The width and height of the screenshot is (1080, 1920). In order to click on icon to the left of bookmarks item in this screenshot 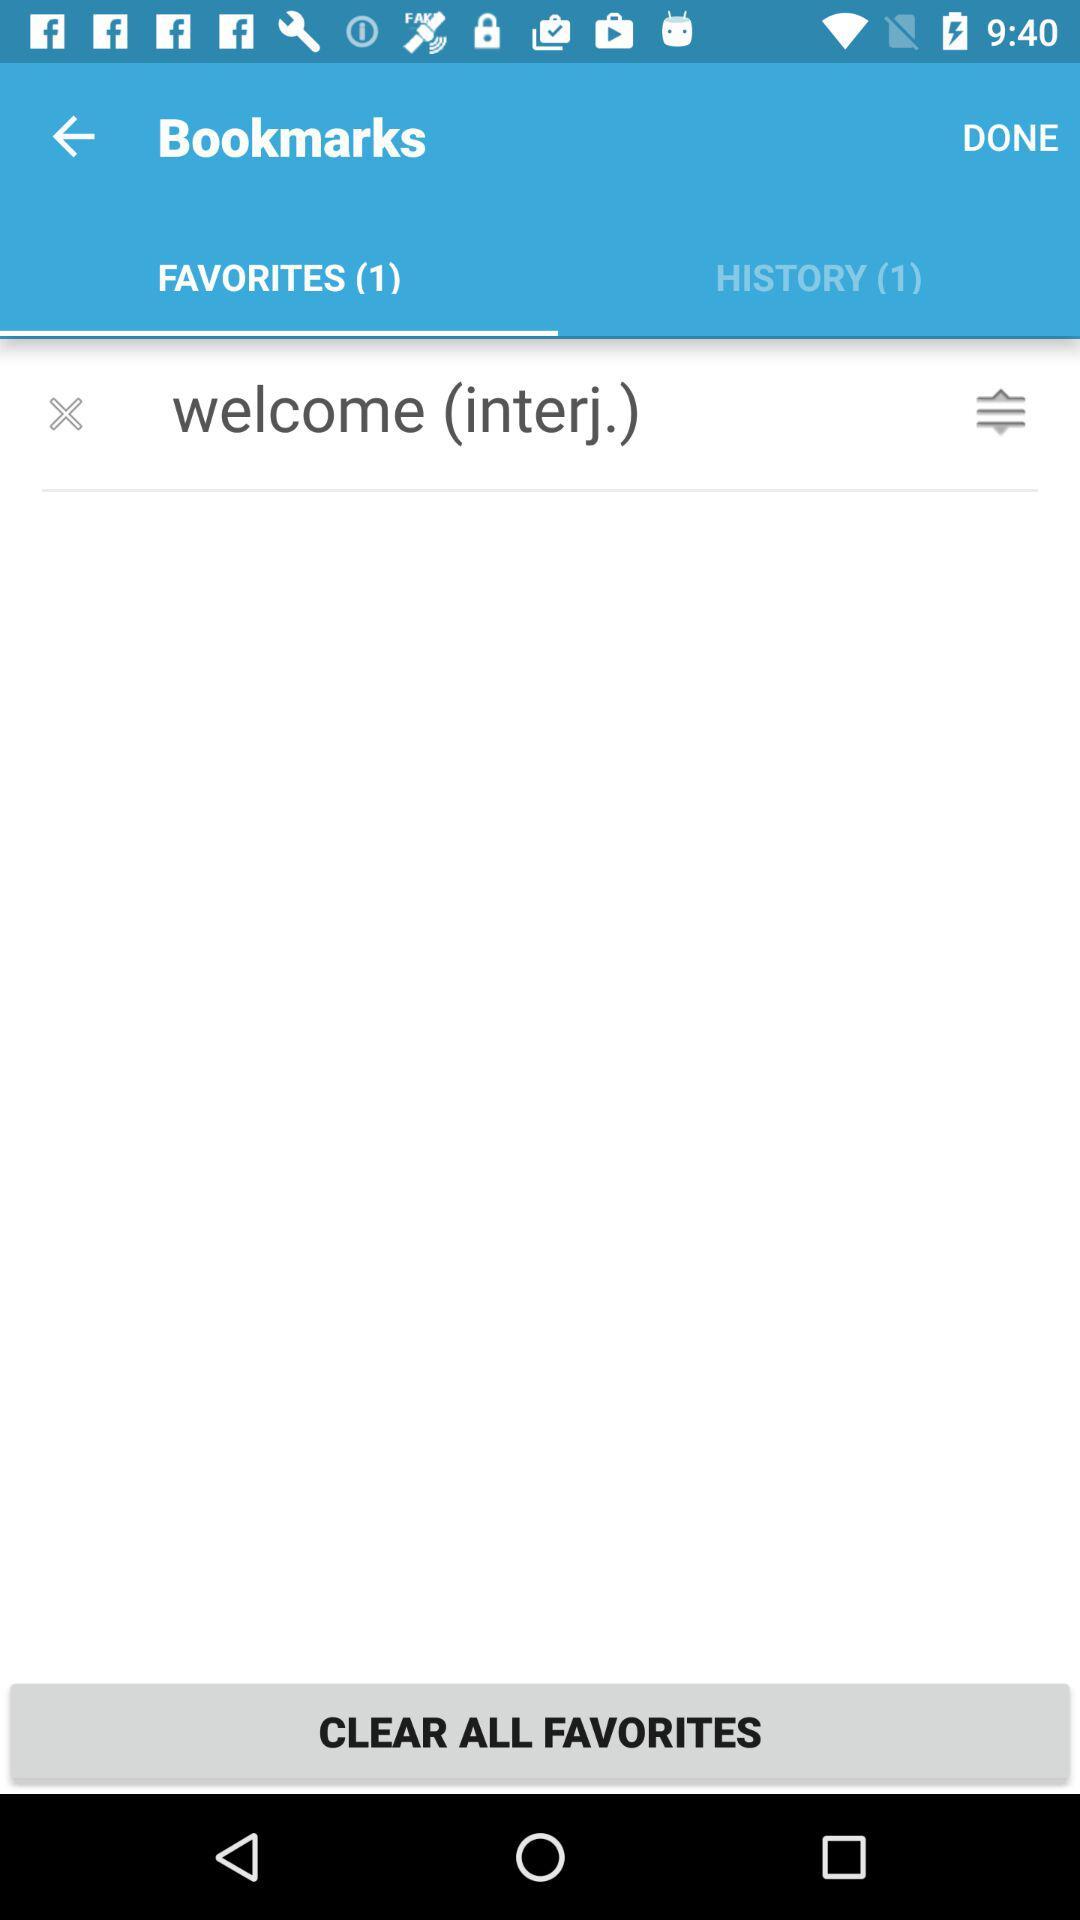, I will do `click(72, 135)`.